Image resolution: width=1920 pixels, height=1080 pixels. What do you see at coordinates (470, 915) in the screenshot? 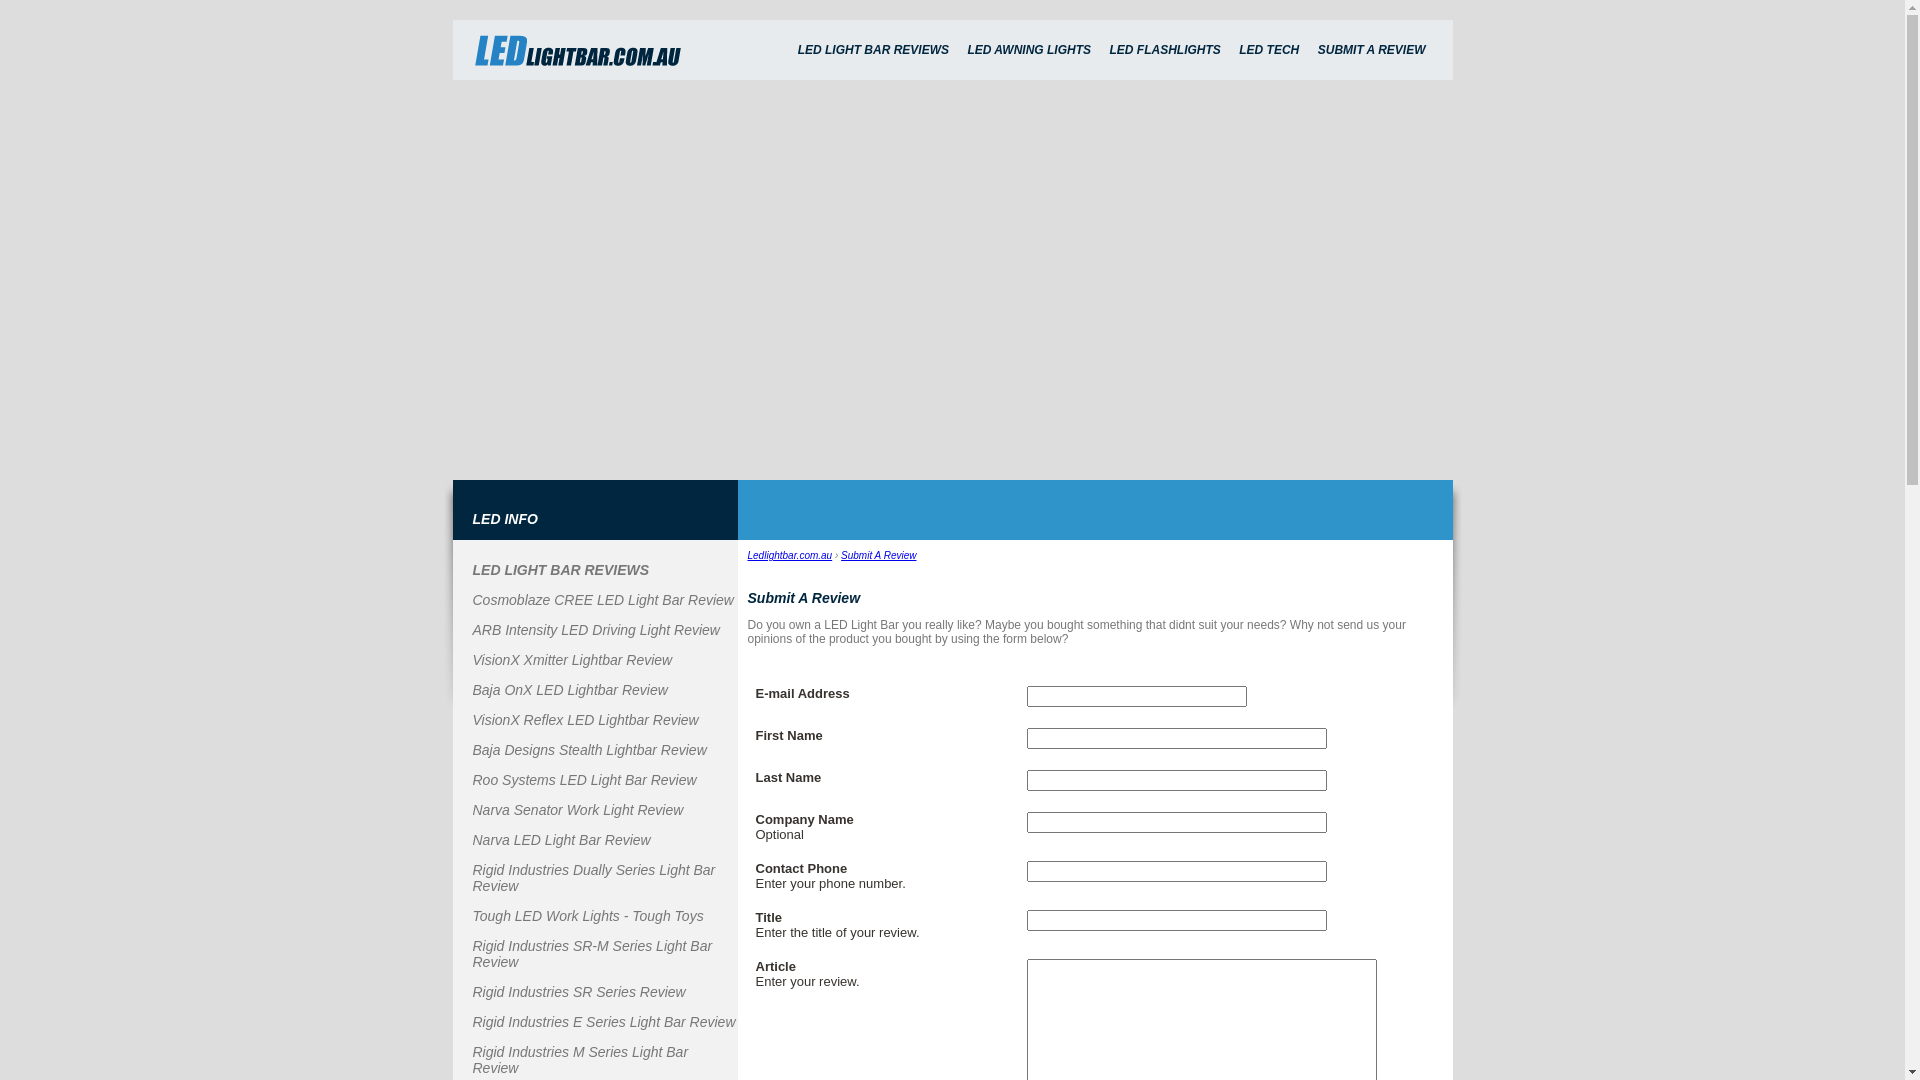
I see `'Tough LED Work Lights - Tough Toys'` at bounding box center [470, 915].